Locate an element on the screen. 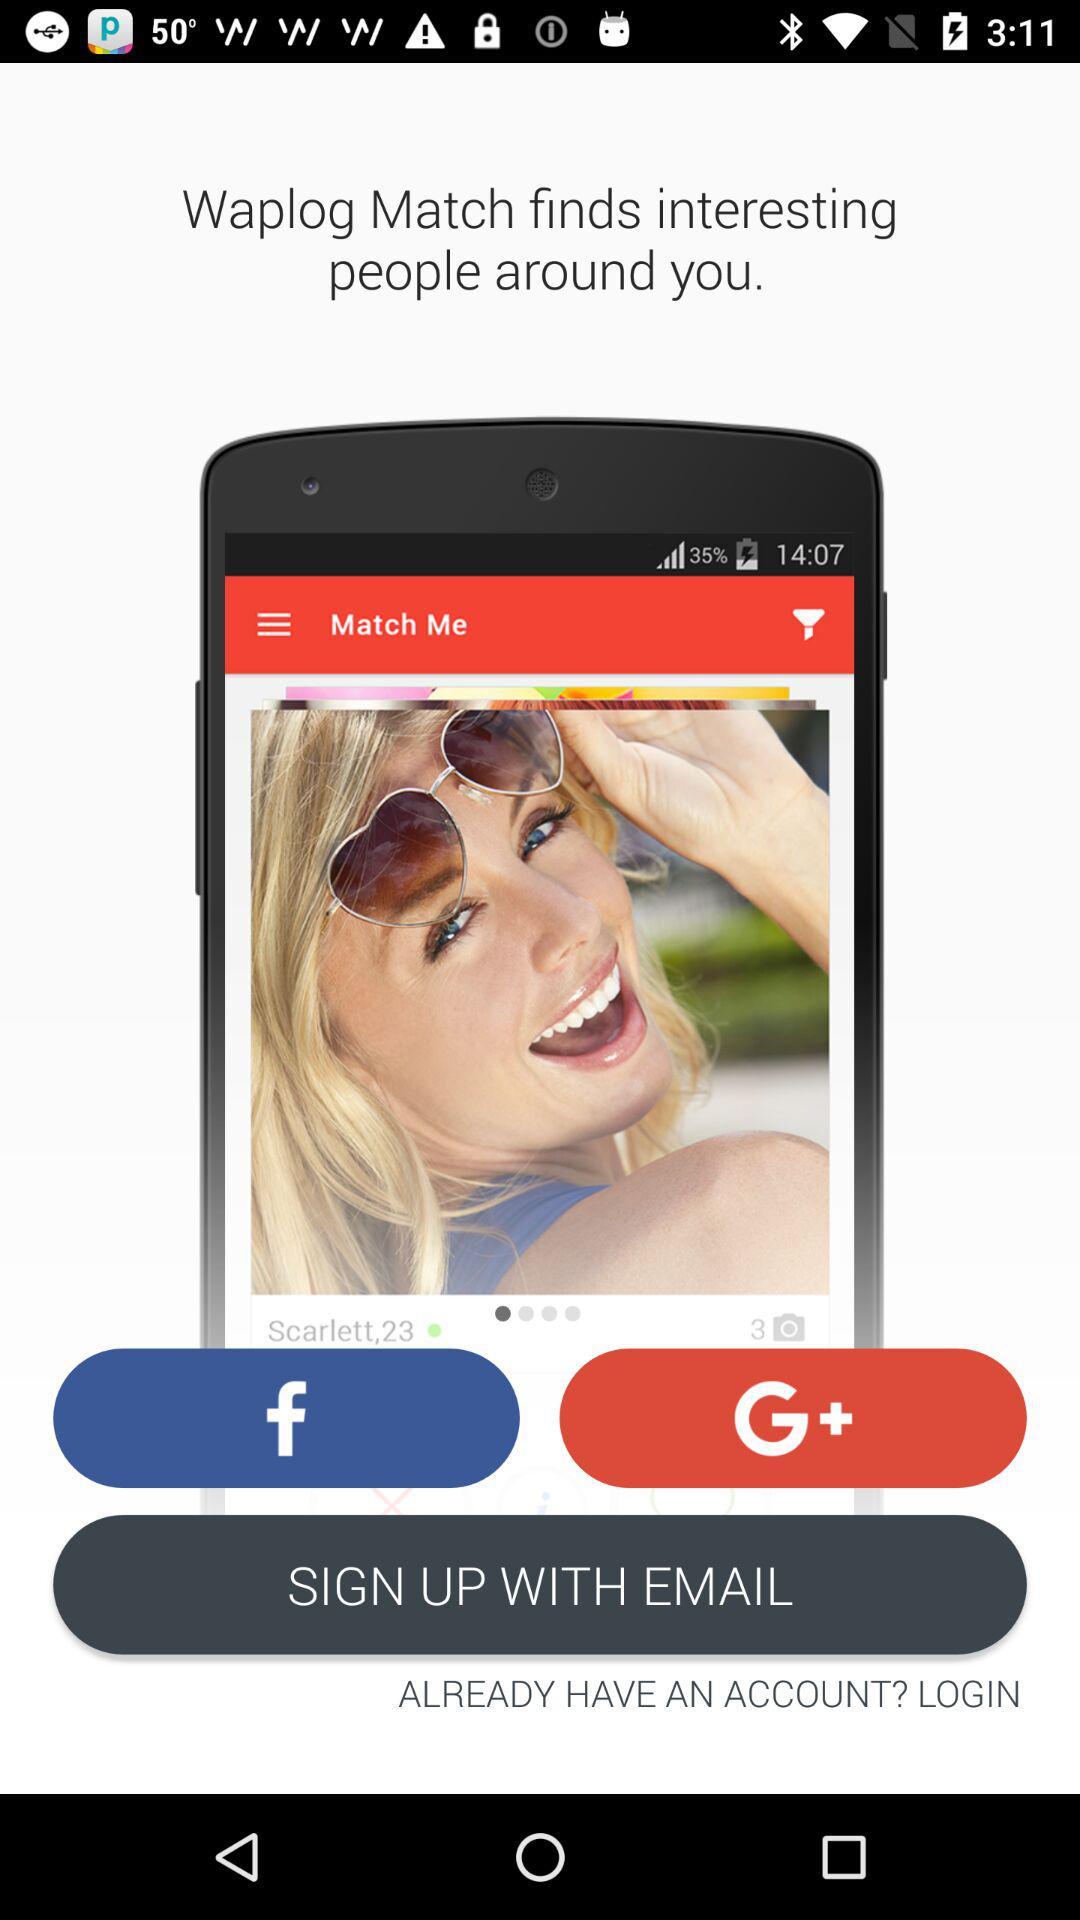  the swap icon is located at coordinates (792, 1417).